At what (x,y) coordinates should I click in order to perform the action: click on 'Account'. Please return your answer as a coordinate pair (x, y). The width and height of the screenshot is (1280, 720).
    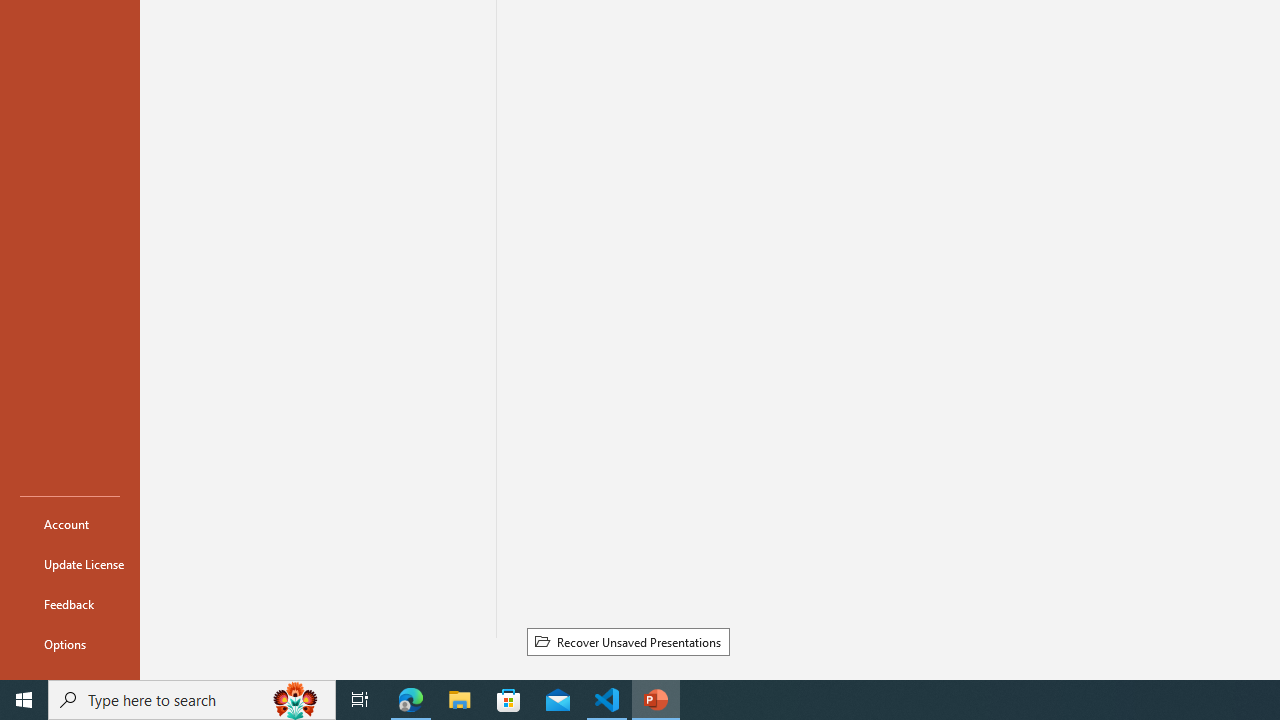
    Looking at the image, I should click on (69, 523).